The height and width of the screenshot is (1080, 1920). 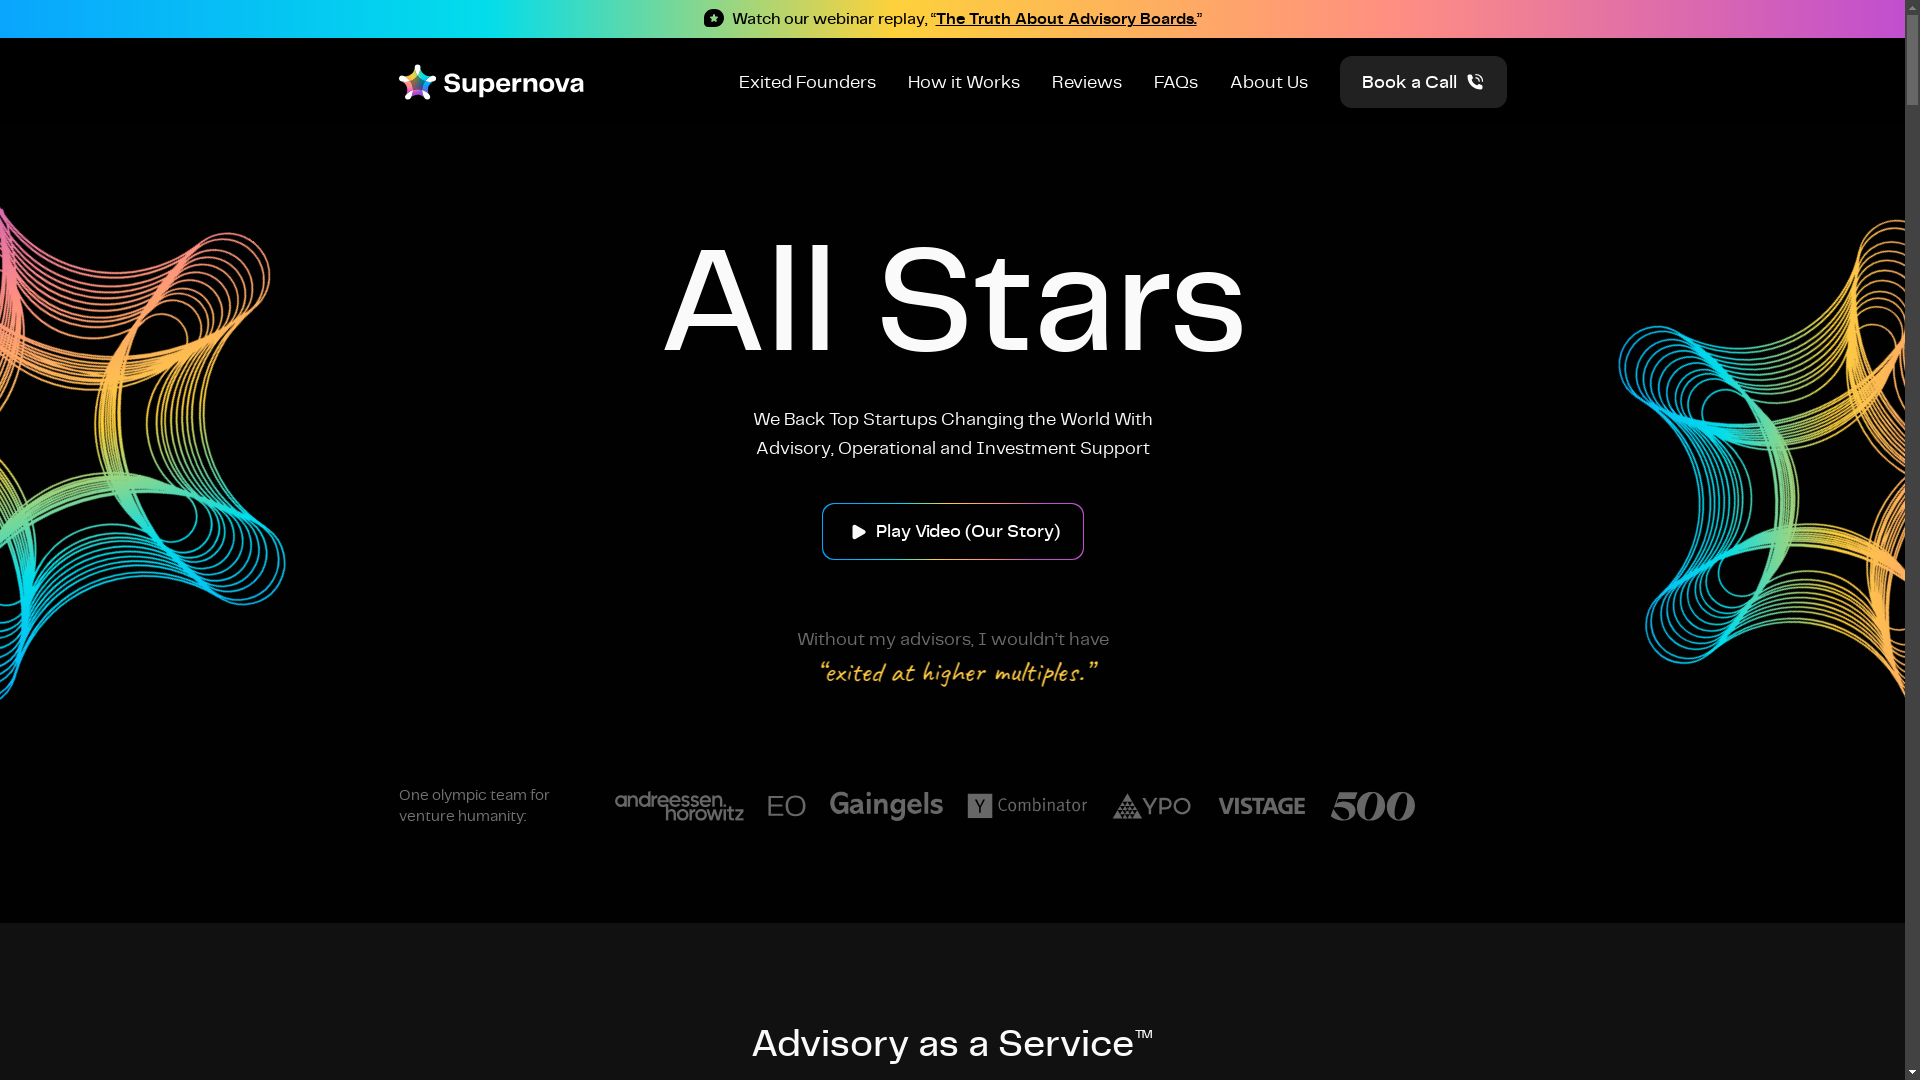 What do you see at coordinates (964, 80) in the screenshot?
I see `'How it Works'` at bounding box center [964, 80].